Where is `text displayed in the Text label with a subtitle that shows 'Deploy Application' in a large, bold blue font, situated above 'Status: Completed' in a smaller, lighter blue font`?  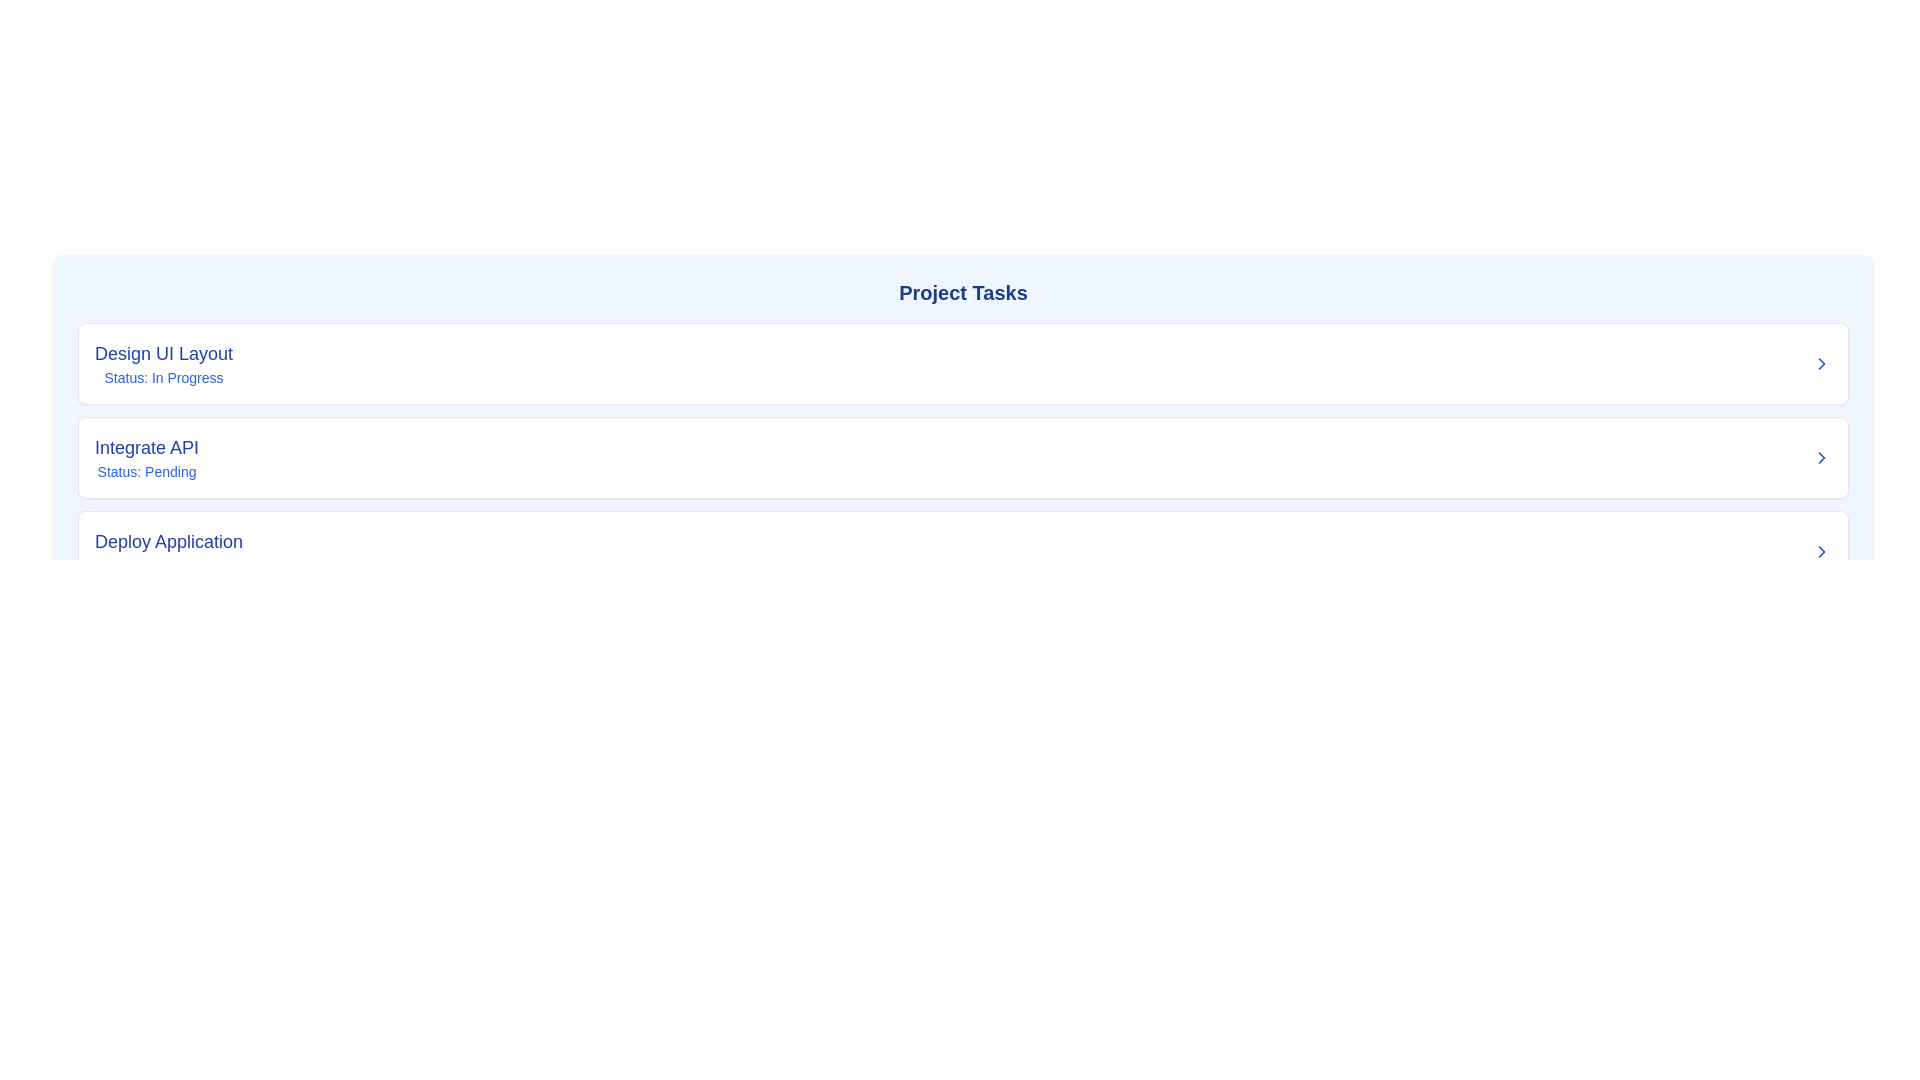 text displayed in the Text label with a subtitle that shows 'Deploy Application' in a large, bold blue font, situated above 'Status: Completed' in a smaller, lighter blue font is located at coordinates (168, 551).